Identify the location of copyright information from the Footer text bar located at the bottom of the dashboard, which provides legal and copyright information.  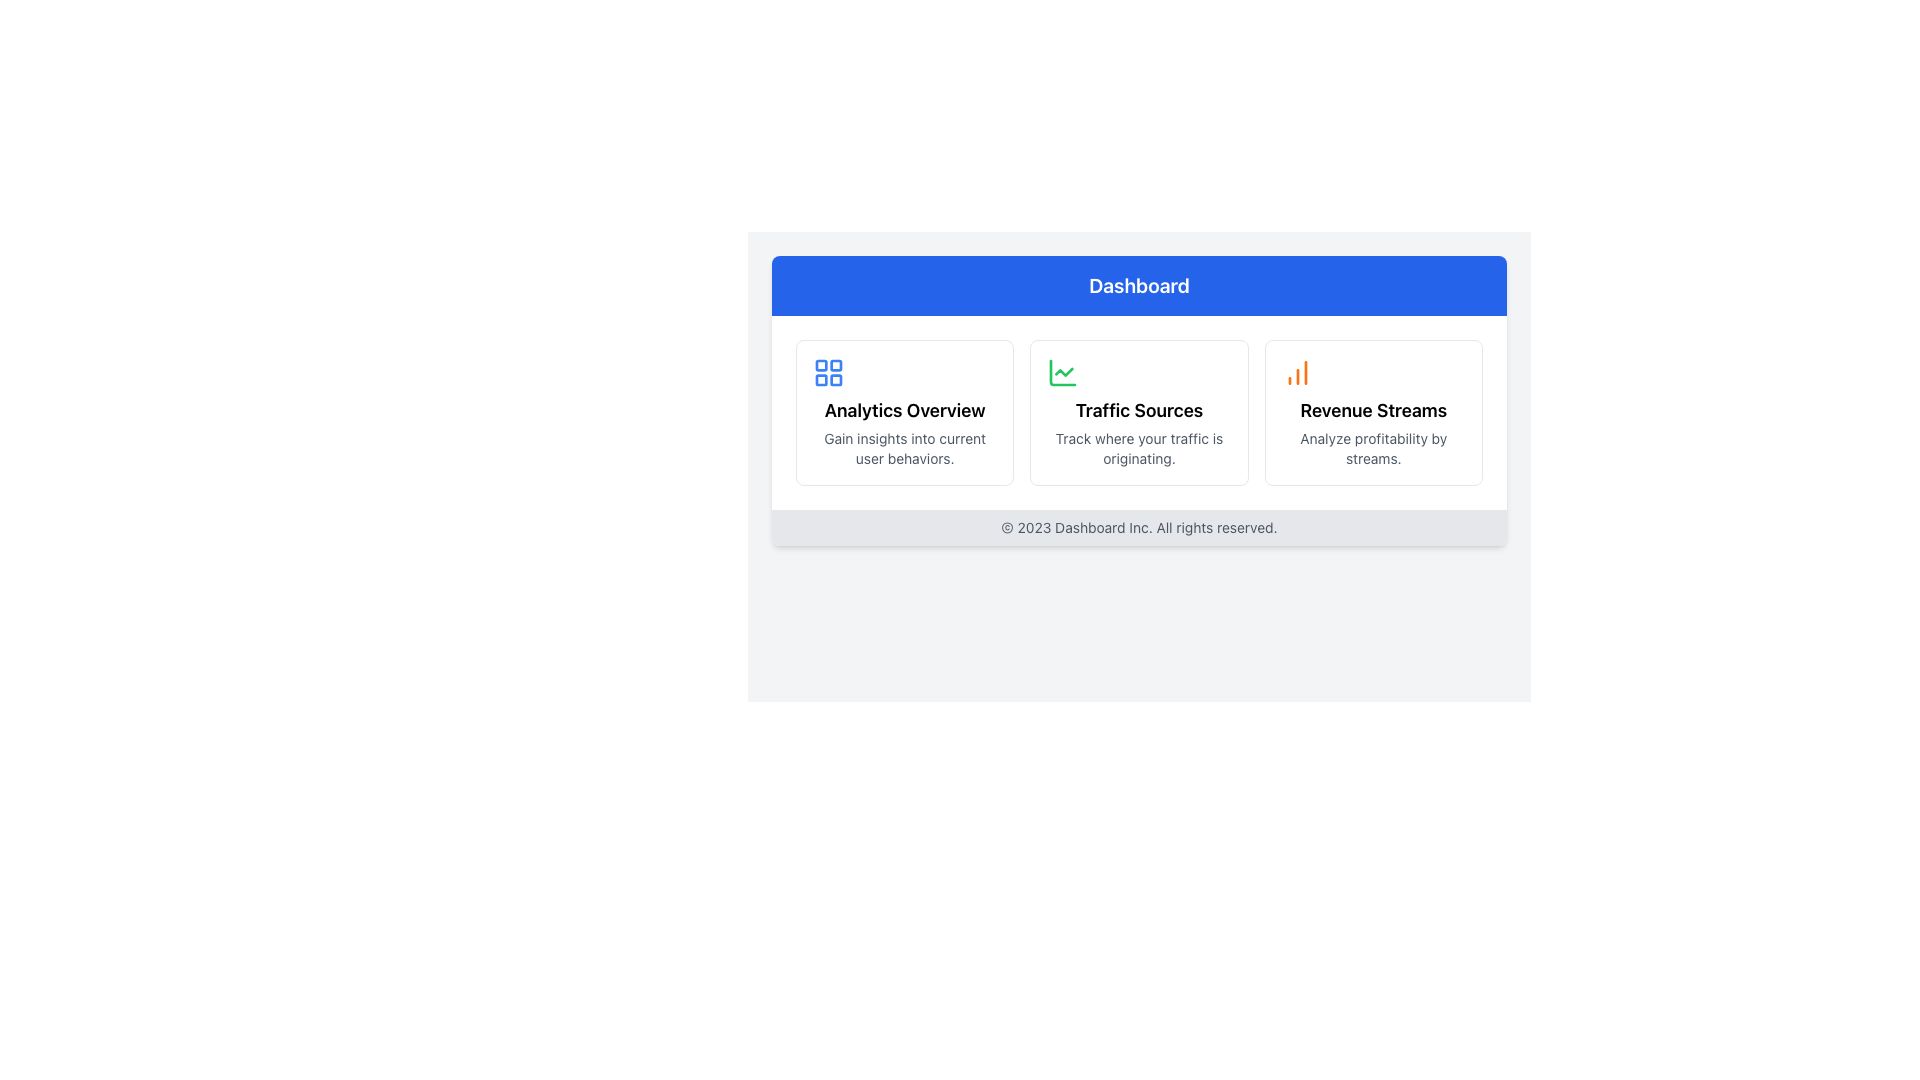
(1139, 527).